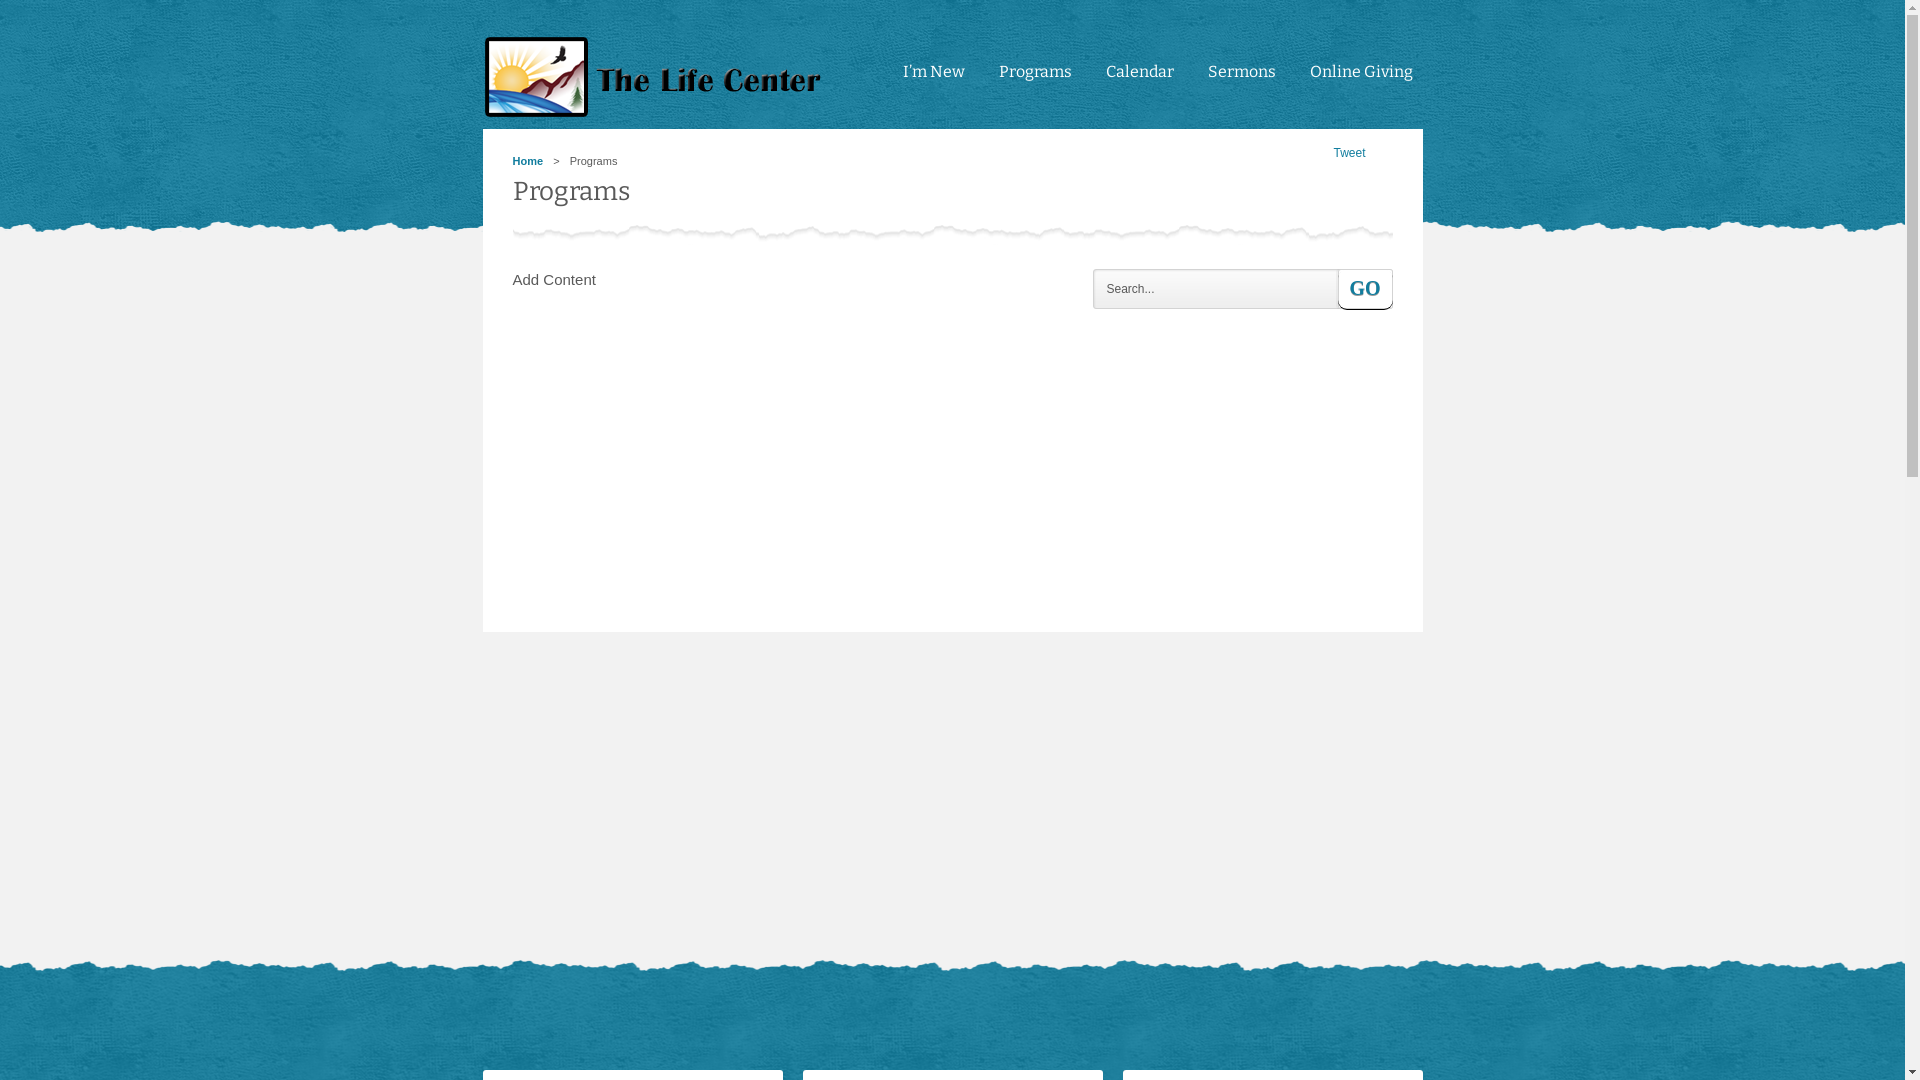 The image size is (1920, 1080). Describe the element at coordinates (988, 80) in the screenshot. I see `'Programs'` at that location.